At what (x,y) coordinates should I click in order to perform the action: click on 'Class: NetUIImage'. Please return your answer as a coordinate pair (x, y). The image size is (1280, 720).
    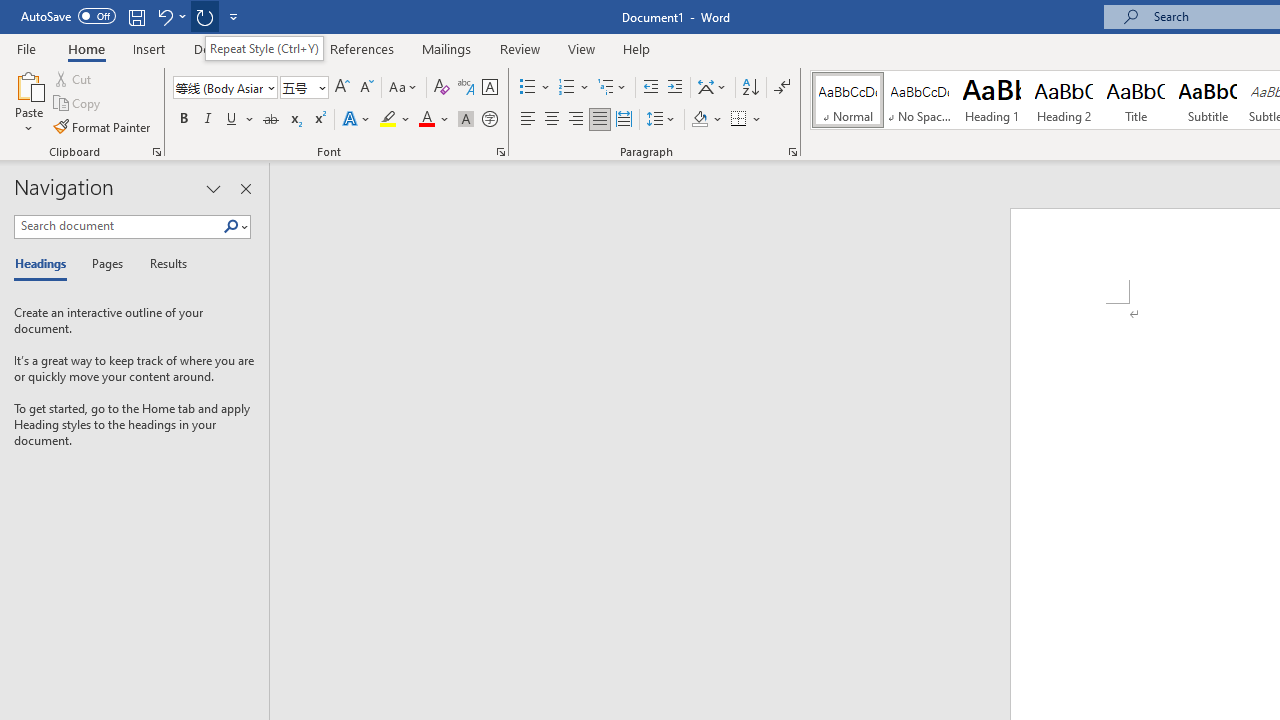
    Looking at the image, I should click on (231, 225).